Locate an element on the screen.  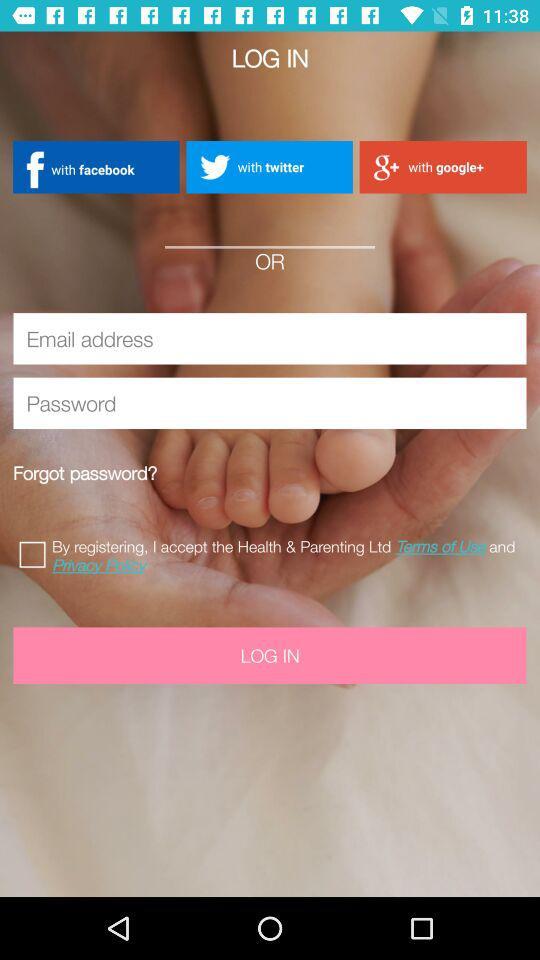
check to accept terms is located at coordinates (36, 552).